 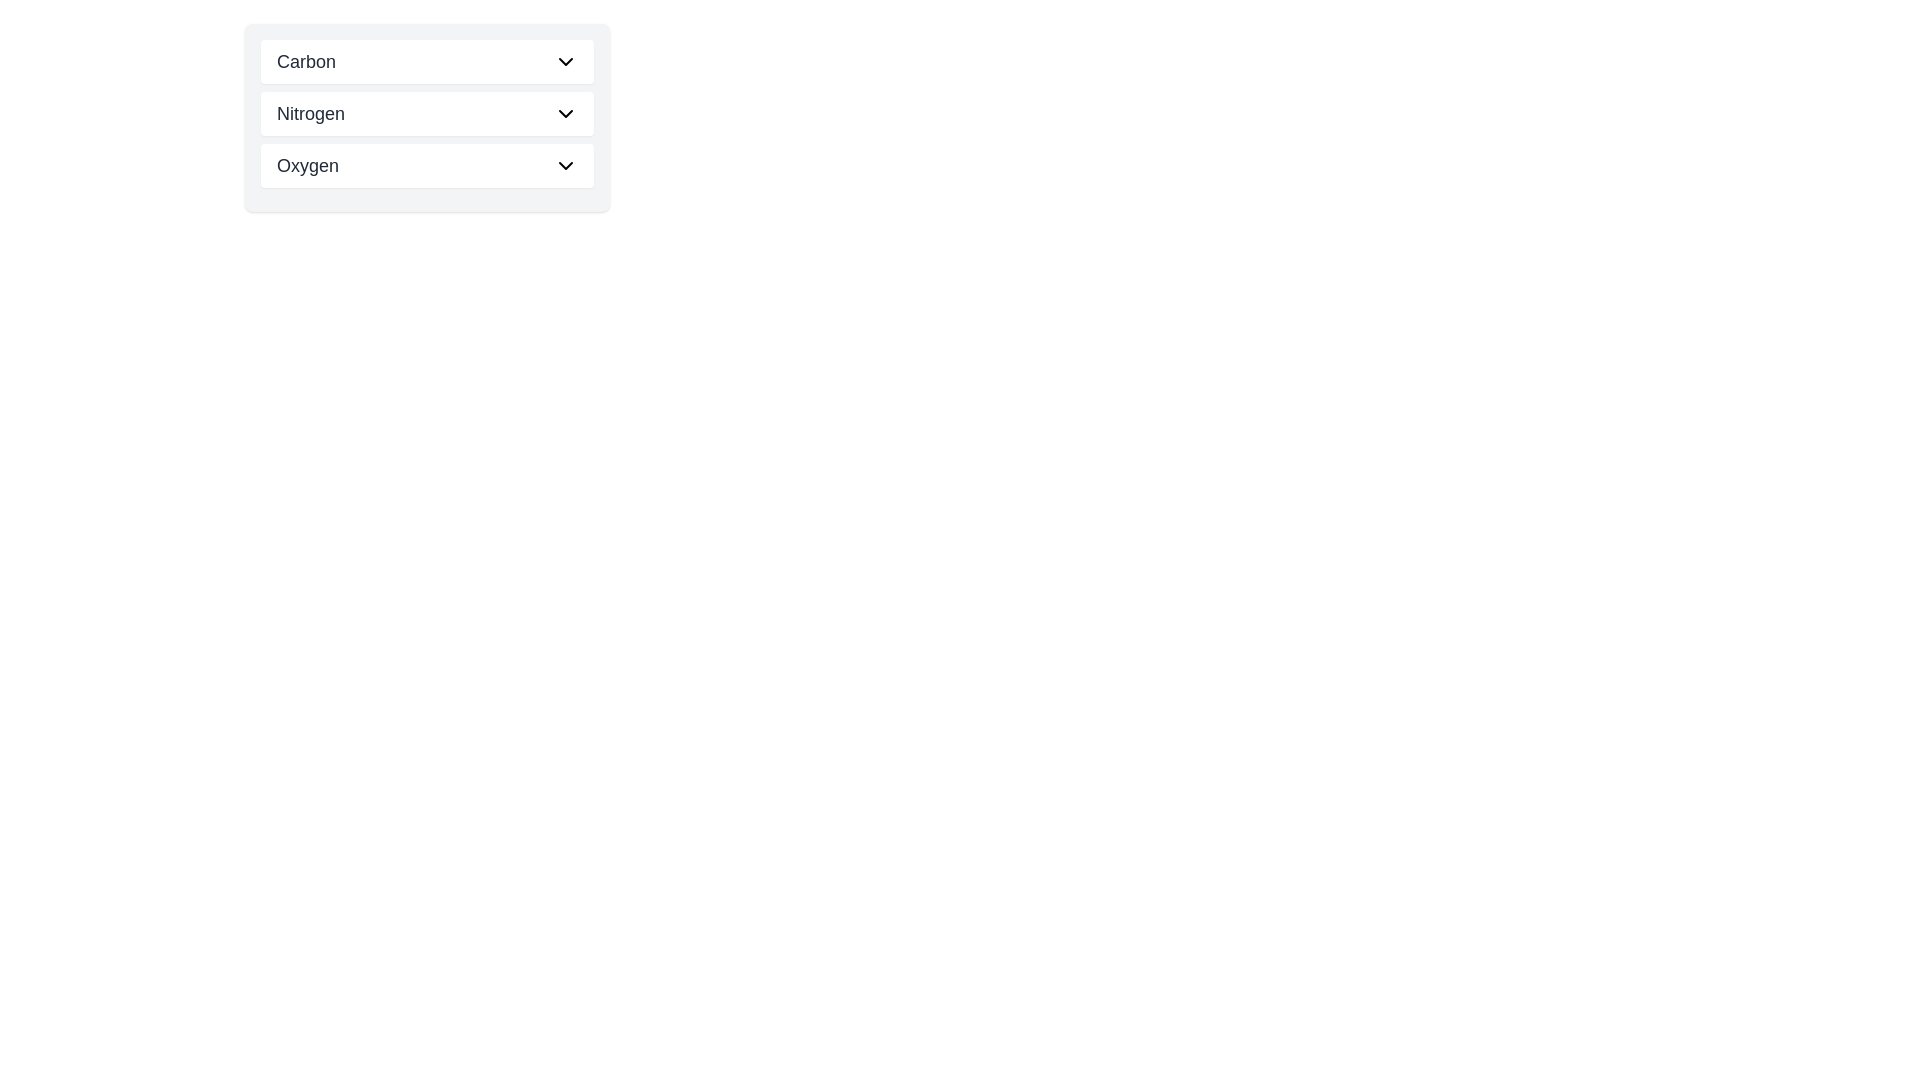 I want to click on the 'Carbon' dropdown menu element for keyboard interaction, so click(x=426, y=60).